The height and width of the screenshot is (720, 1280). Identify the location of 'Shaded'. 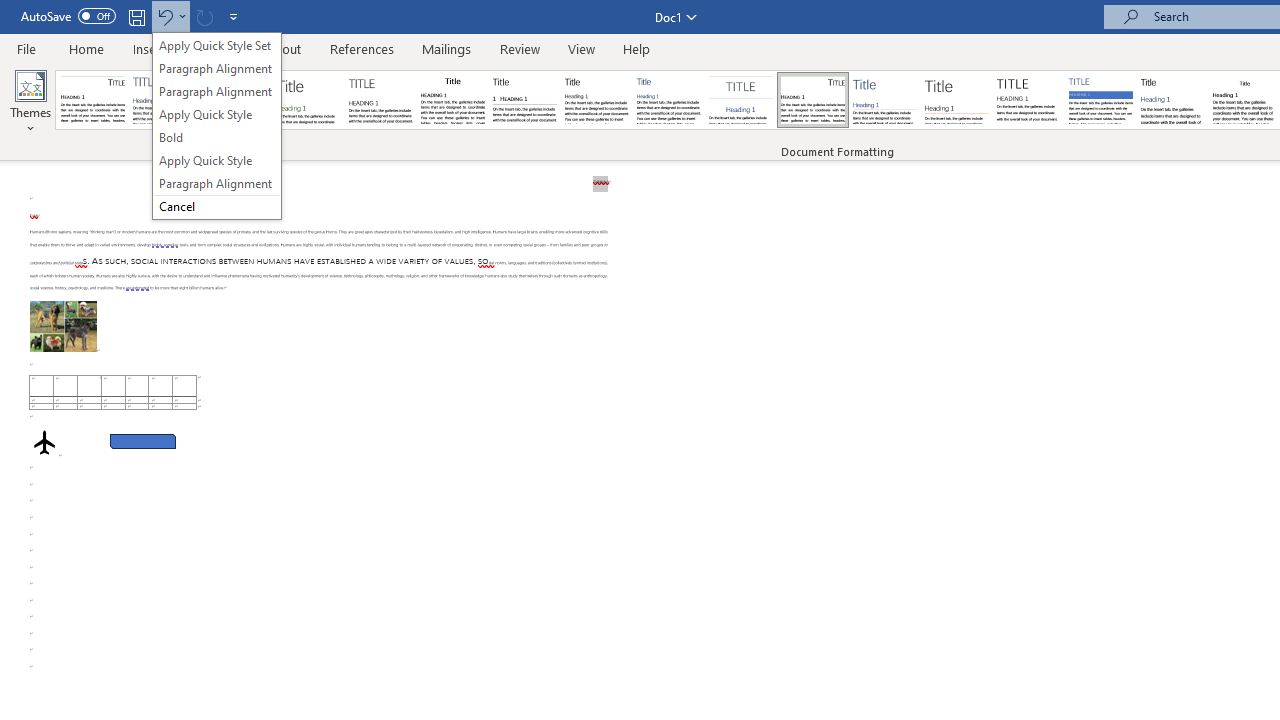
(1099, 100).